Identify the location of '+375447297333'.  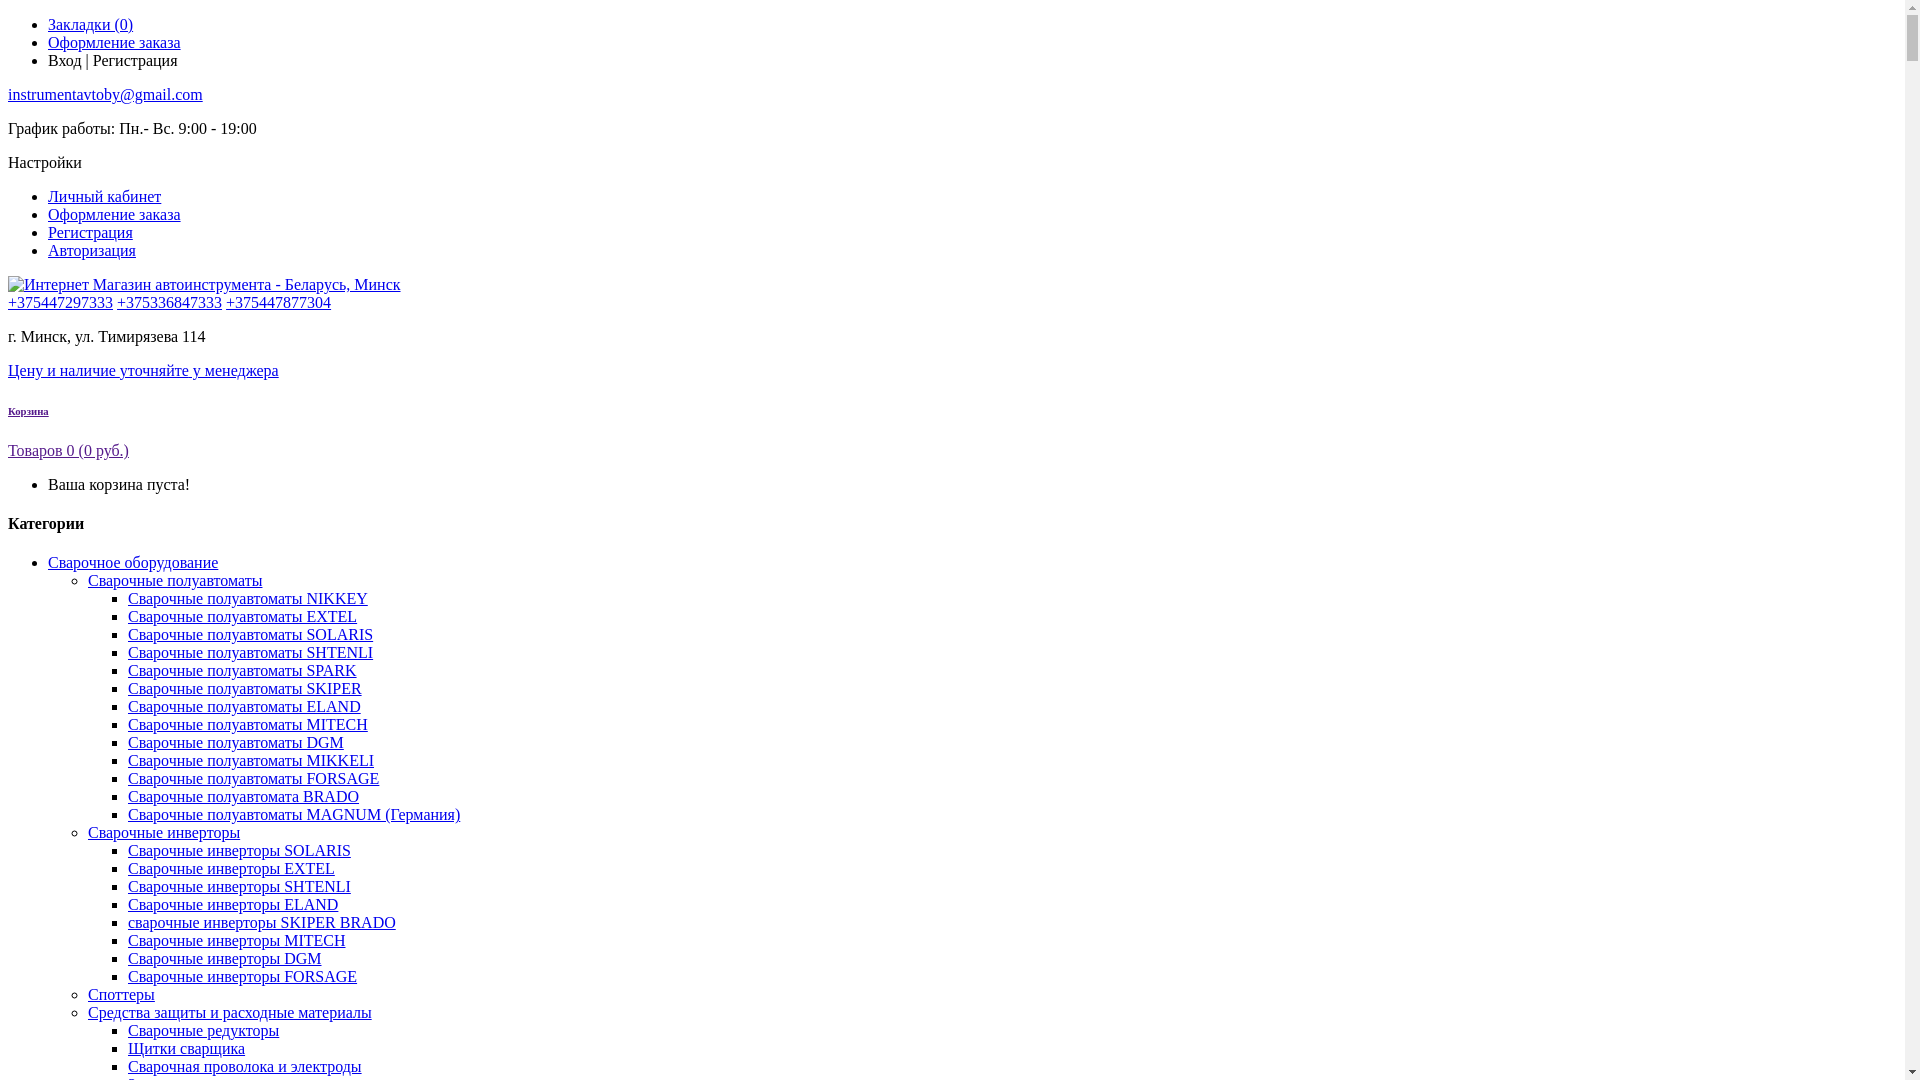
(60, 302).